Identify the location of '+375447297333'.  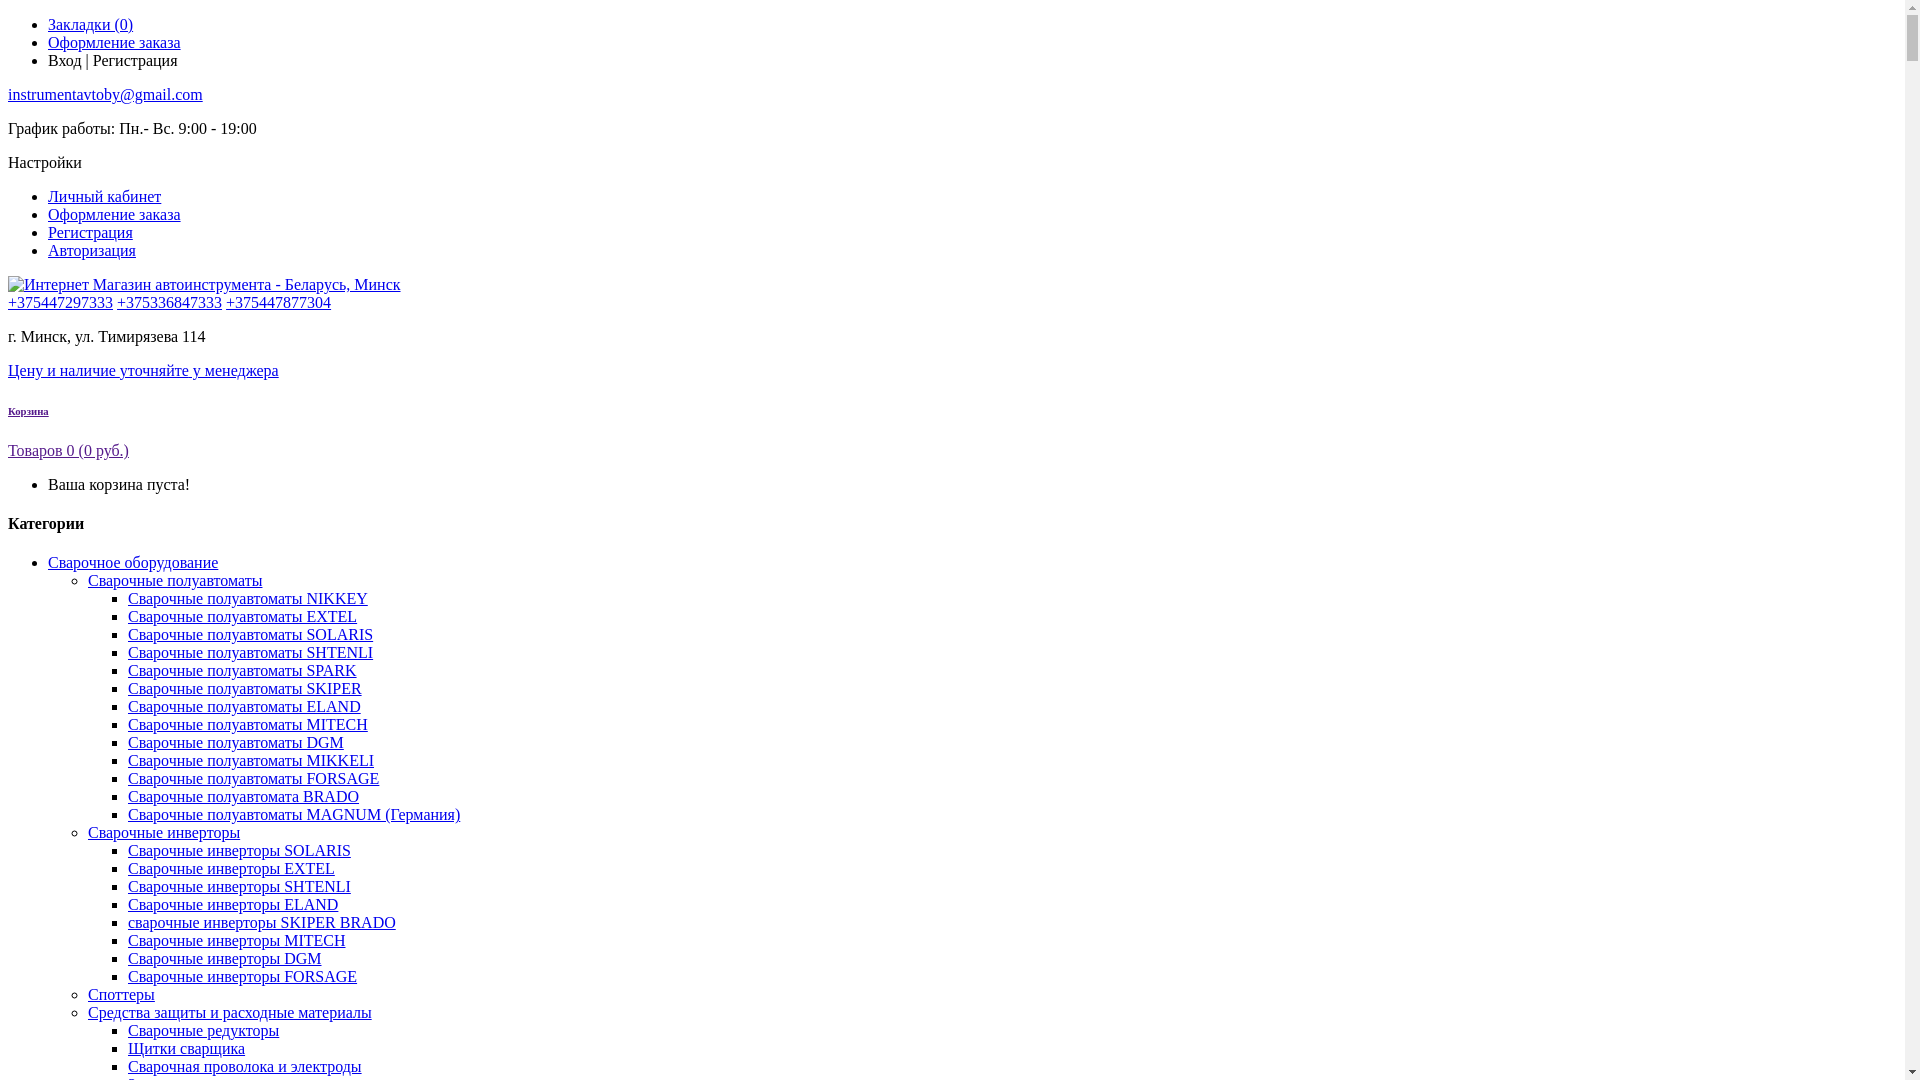
(60, 302).